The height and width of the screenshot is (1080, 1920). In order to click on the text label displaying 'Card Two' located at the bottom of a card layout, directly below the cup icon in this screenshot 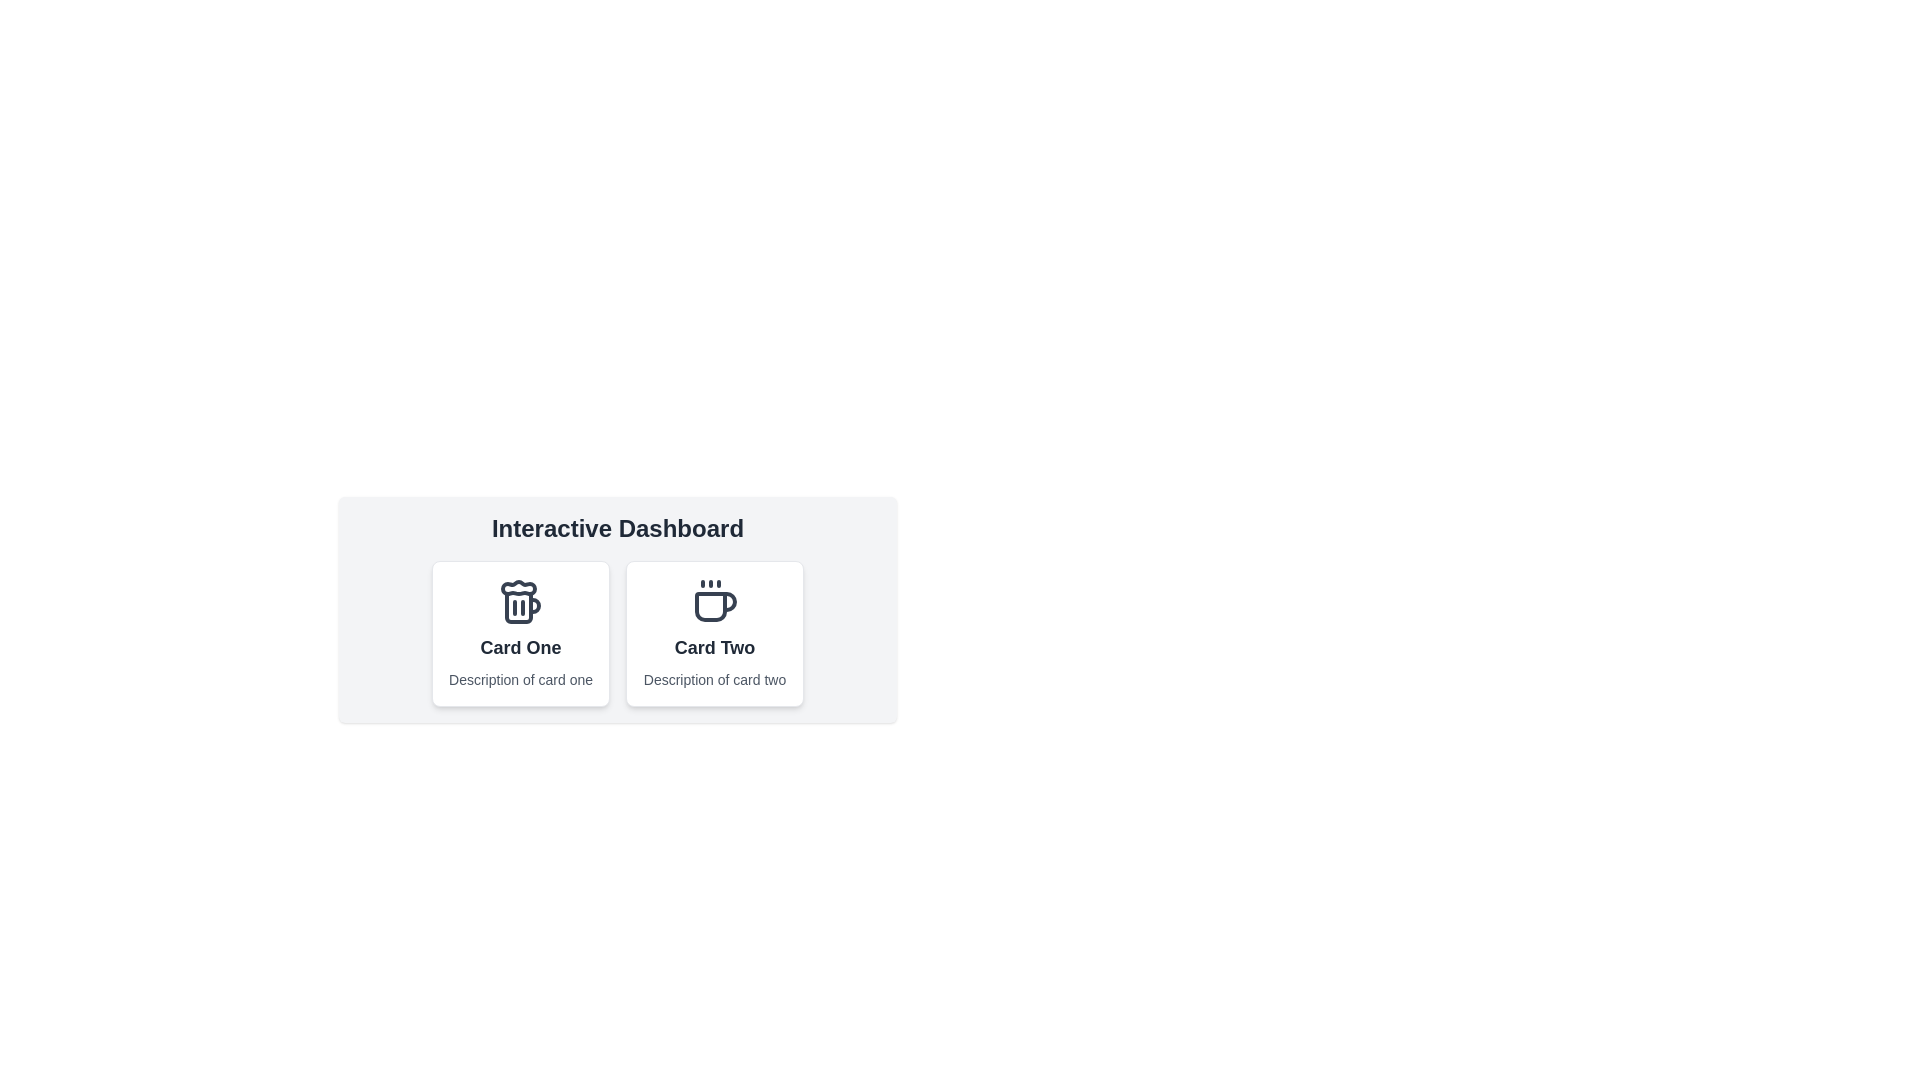, I will do `click(715, 648)`.